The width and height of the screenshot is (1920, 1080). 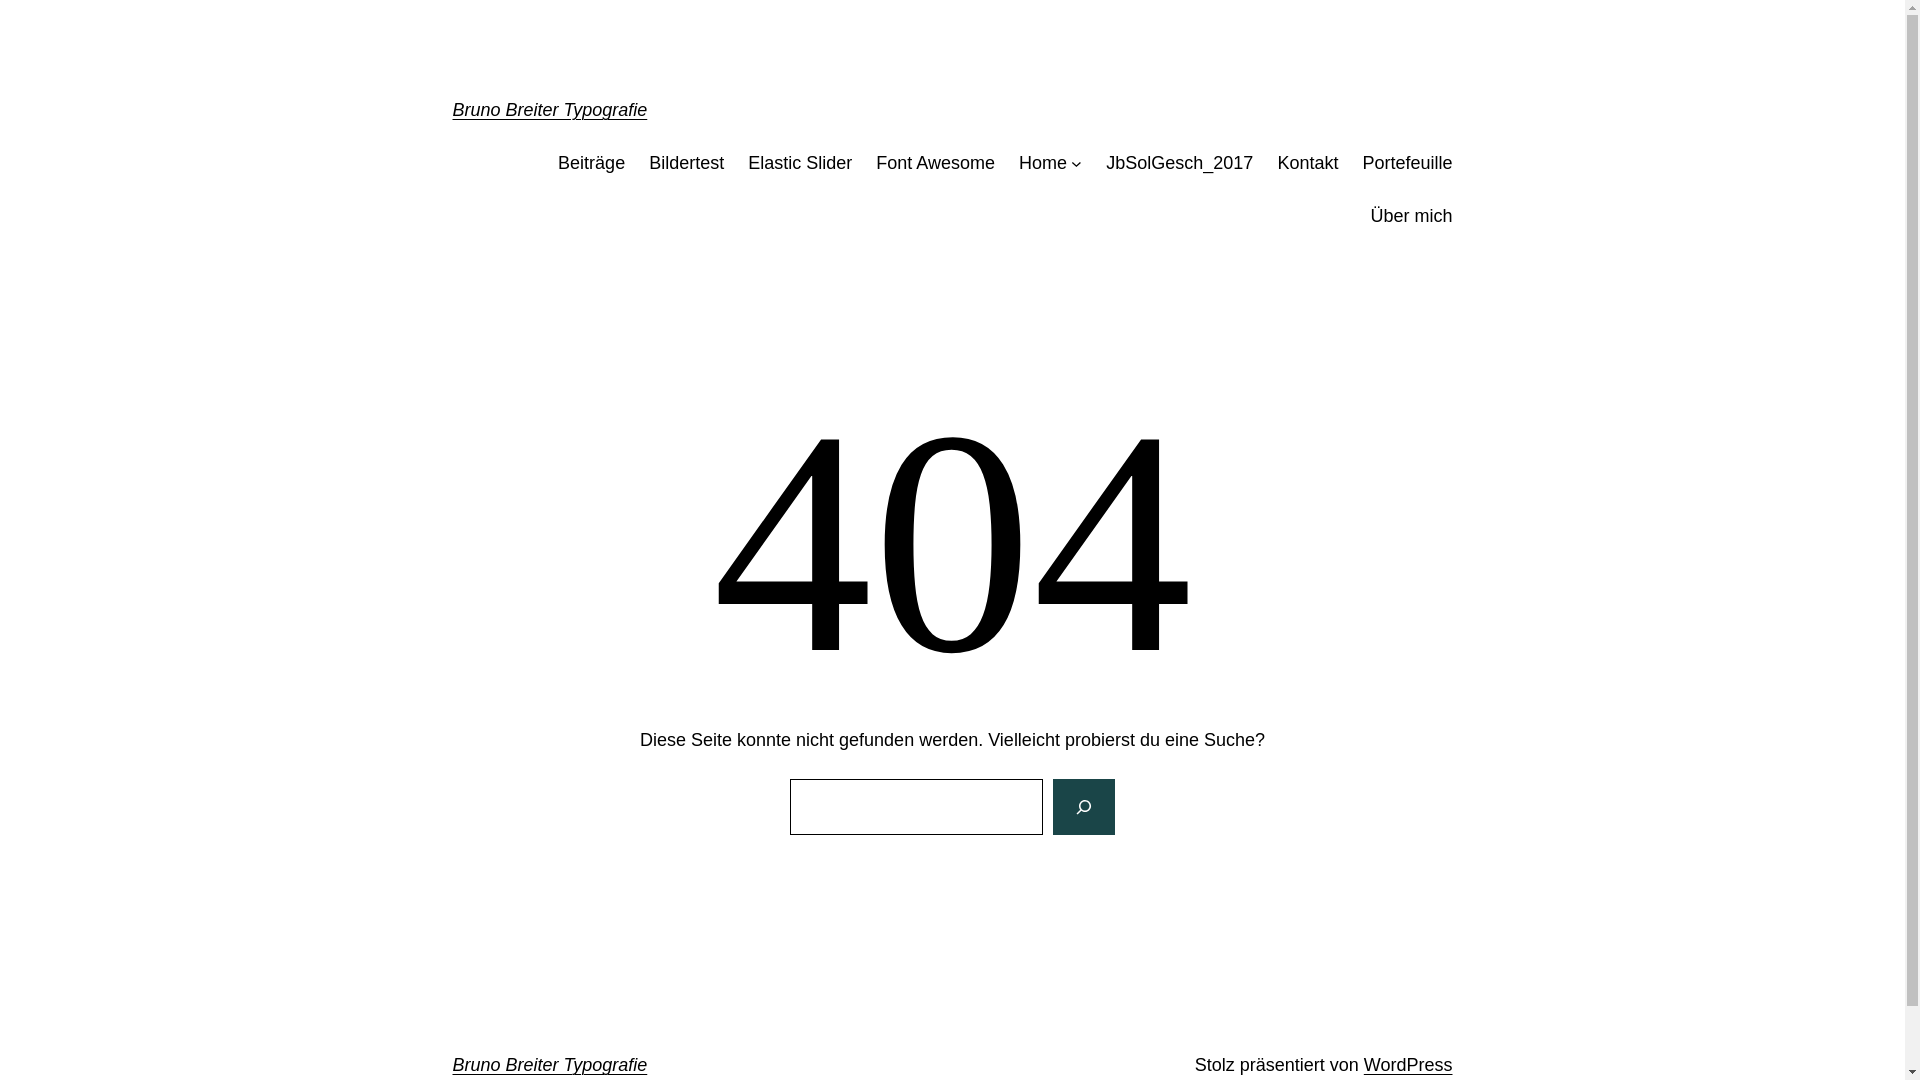 I want to click on 'Portefeuille', so click(x=1405, y=162).